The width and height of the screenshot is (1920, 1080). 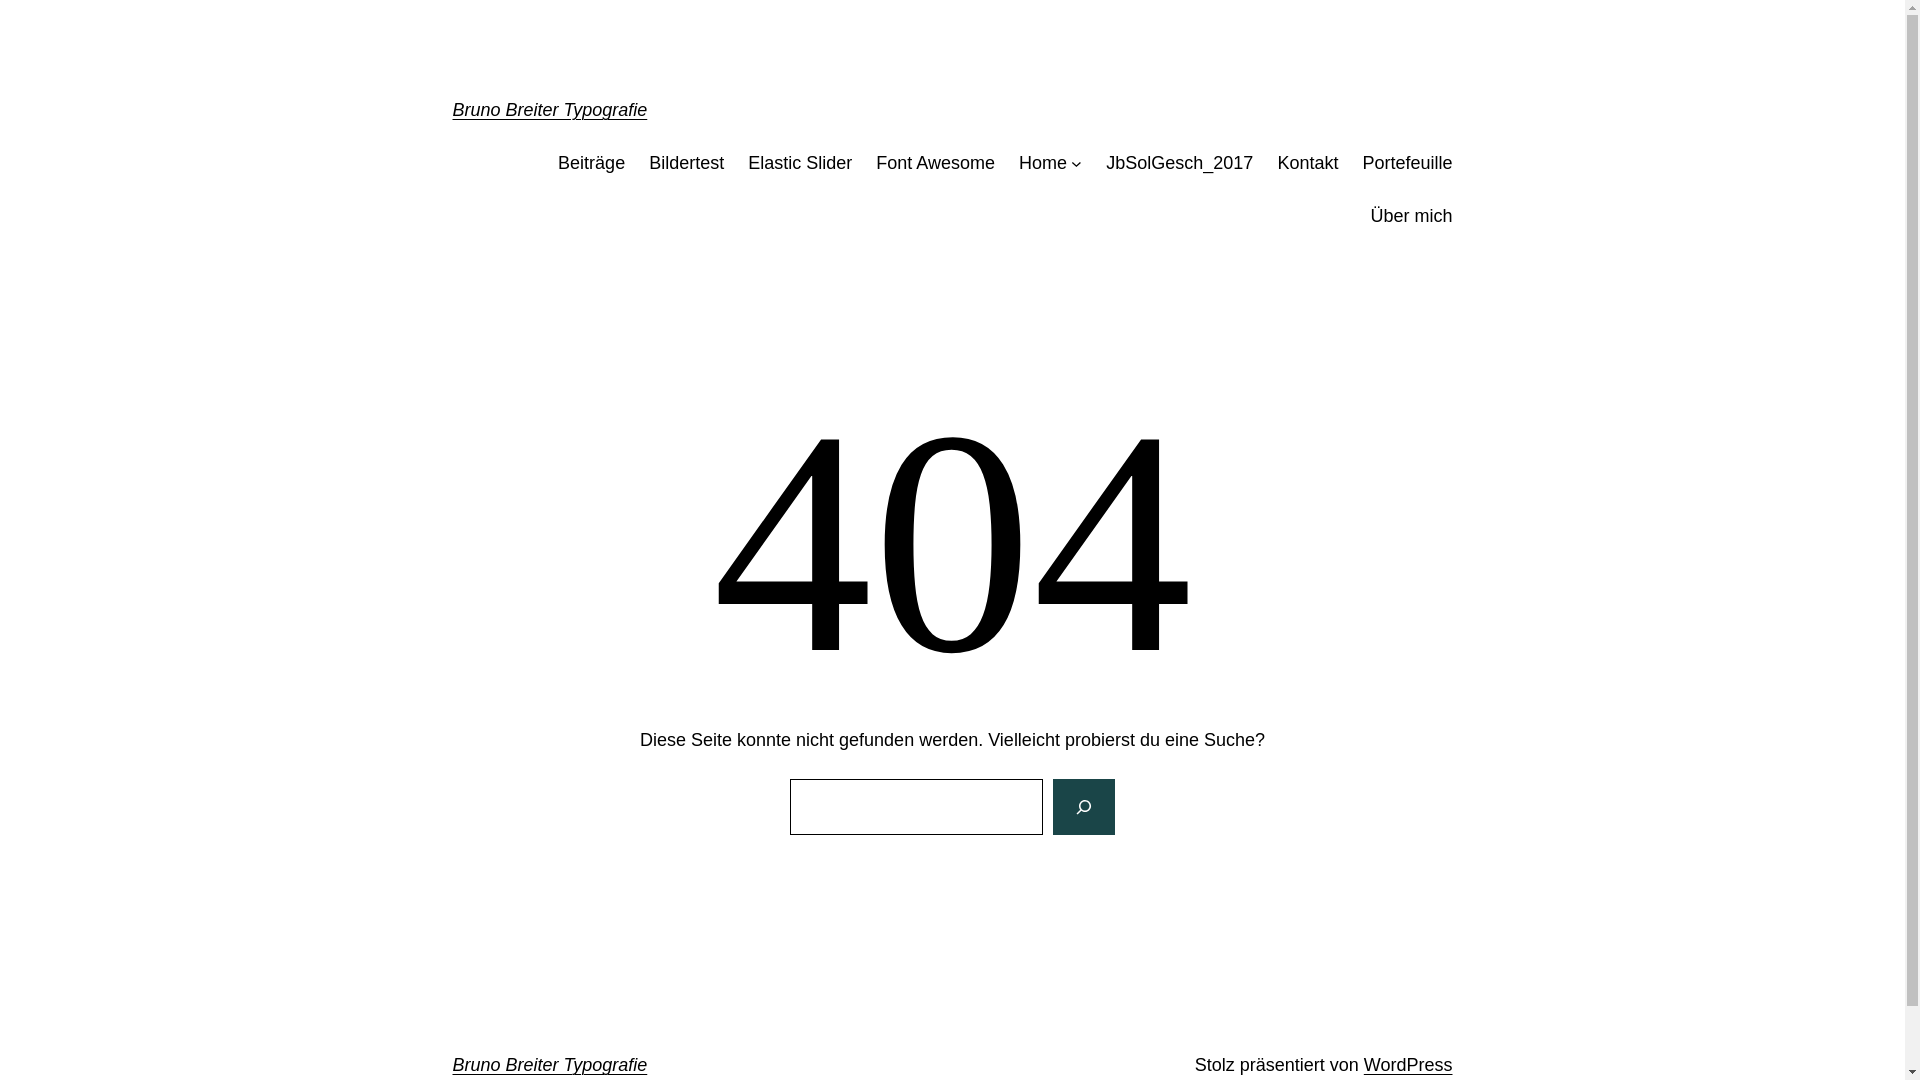 I want to click on 'Portefeuille', so click(x=1405, y=162).